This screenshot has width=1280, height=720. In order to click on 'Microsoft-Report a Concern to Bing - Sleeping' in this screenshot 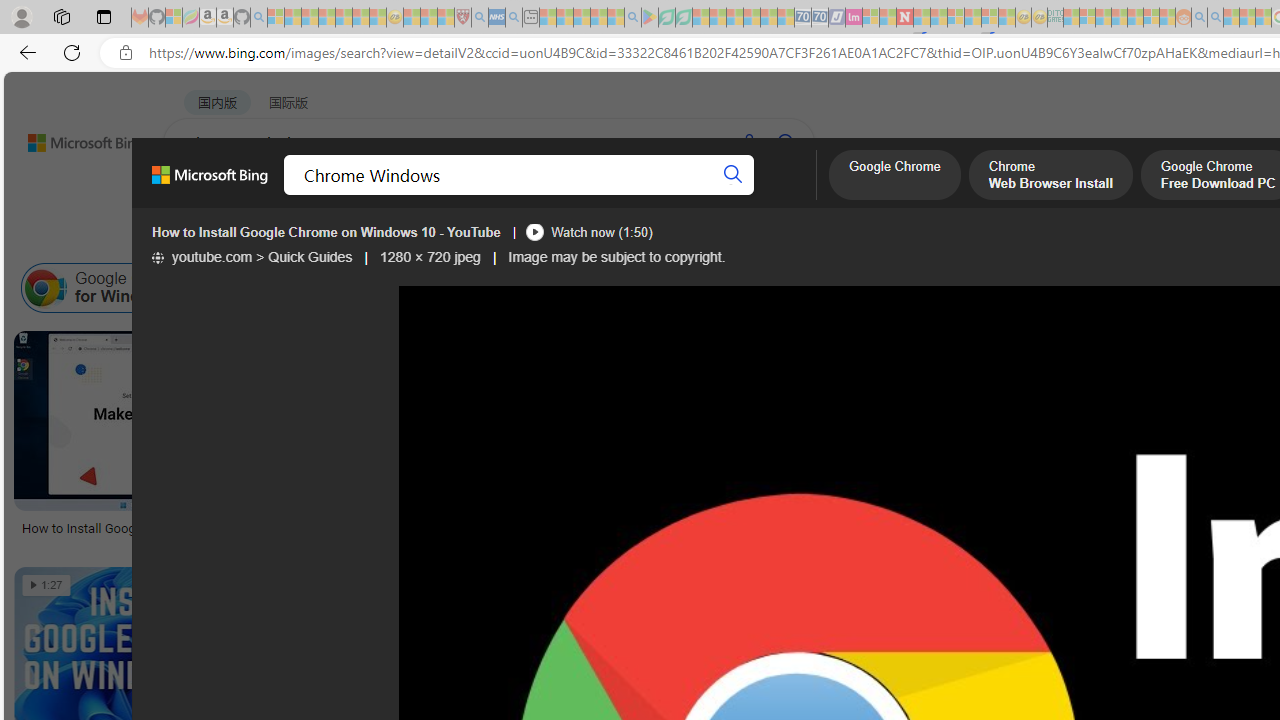, I will do `click(174, 17)`.